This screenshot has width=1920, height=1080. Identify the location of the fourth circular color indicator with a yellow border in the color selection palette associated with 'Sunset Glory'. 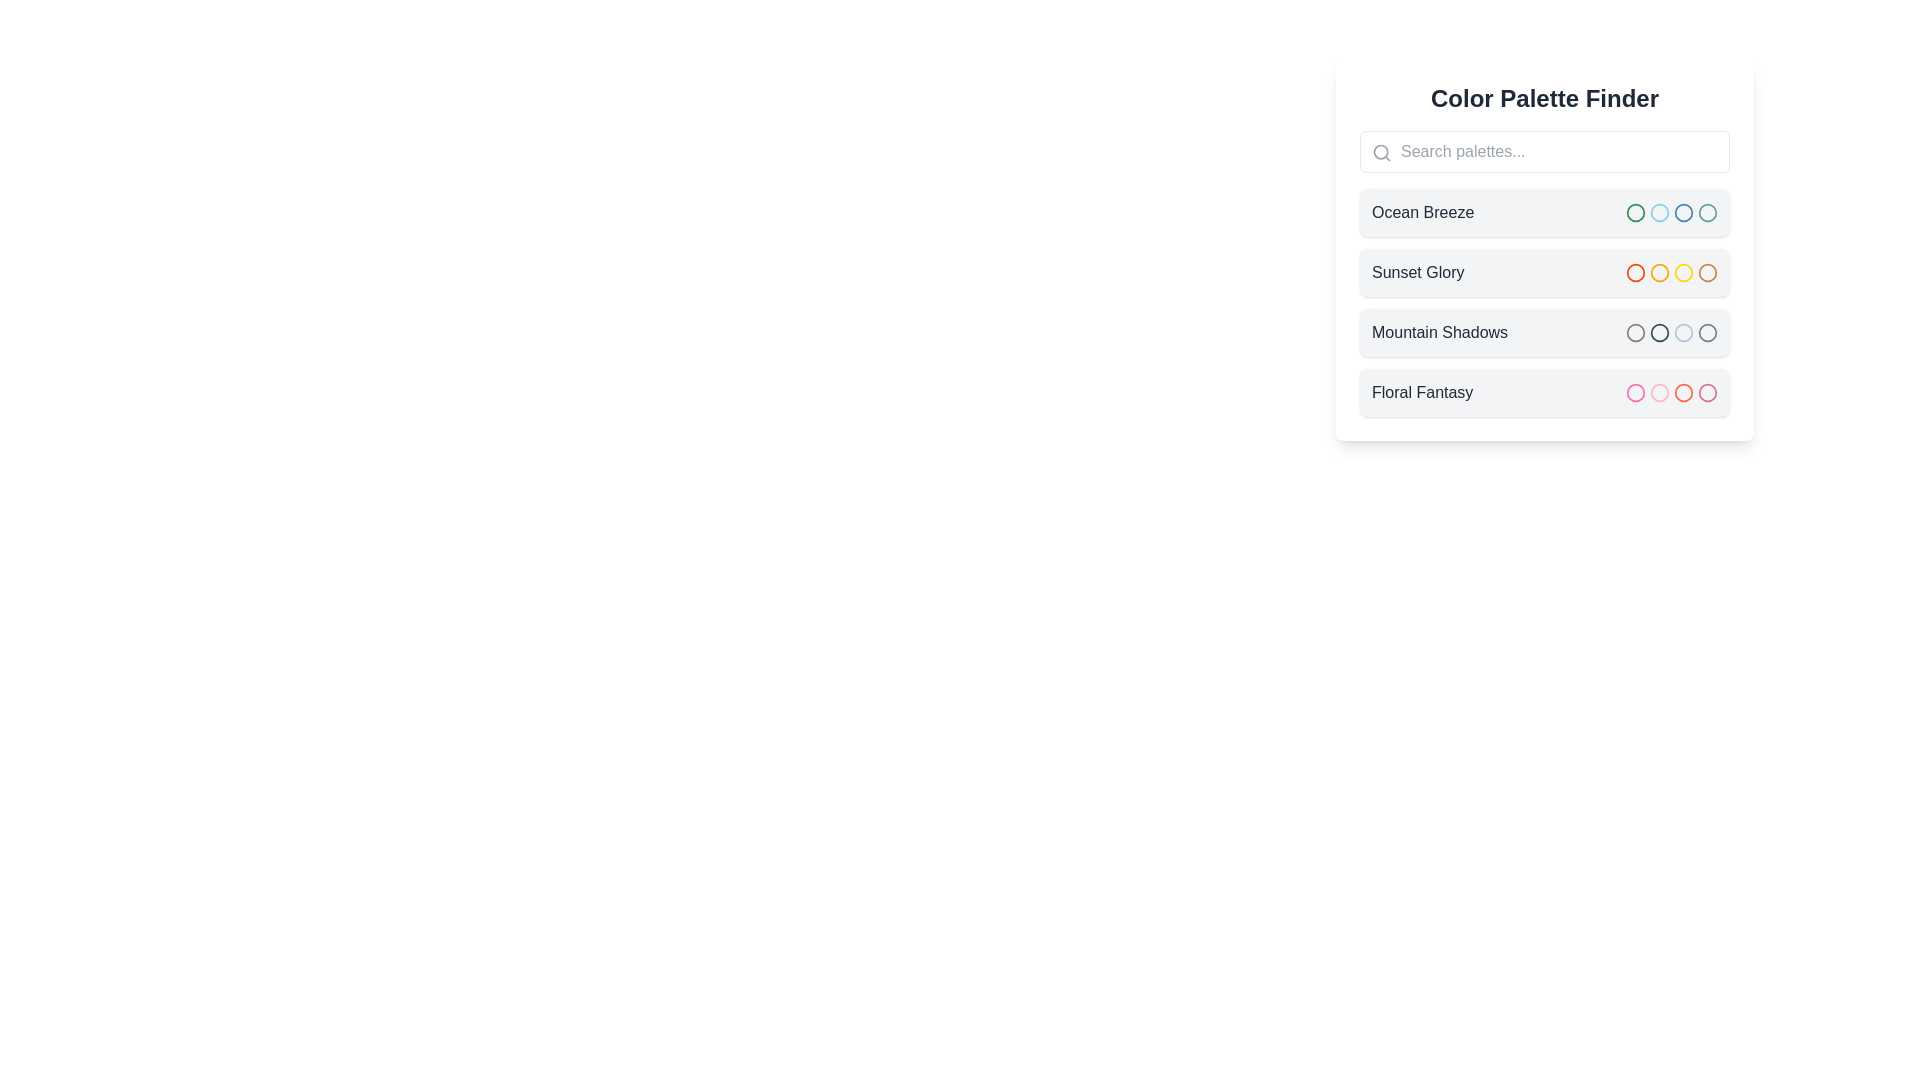
(1683, 273).